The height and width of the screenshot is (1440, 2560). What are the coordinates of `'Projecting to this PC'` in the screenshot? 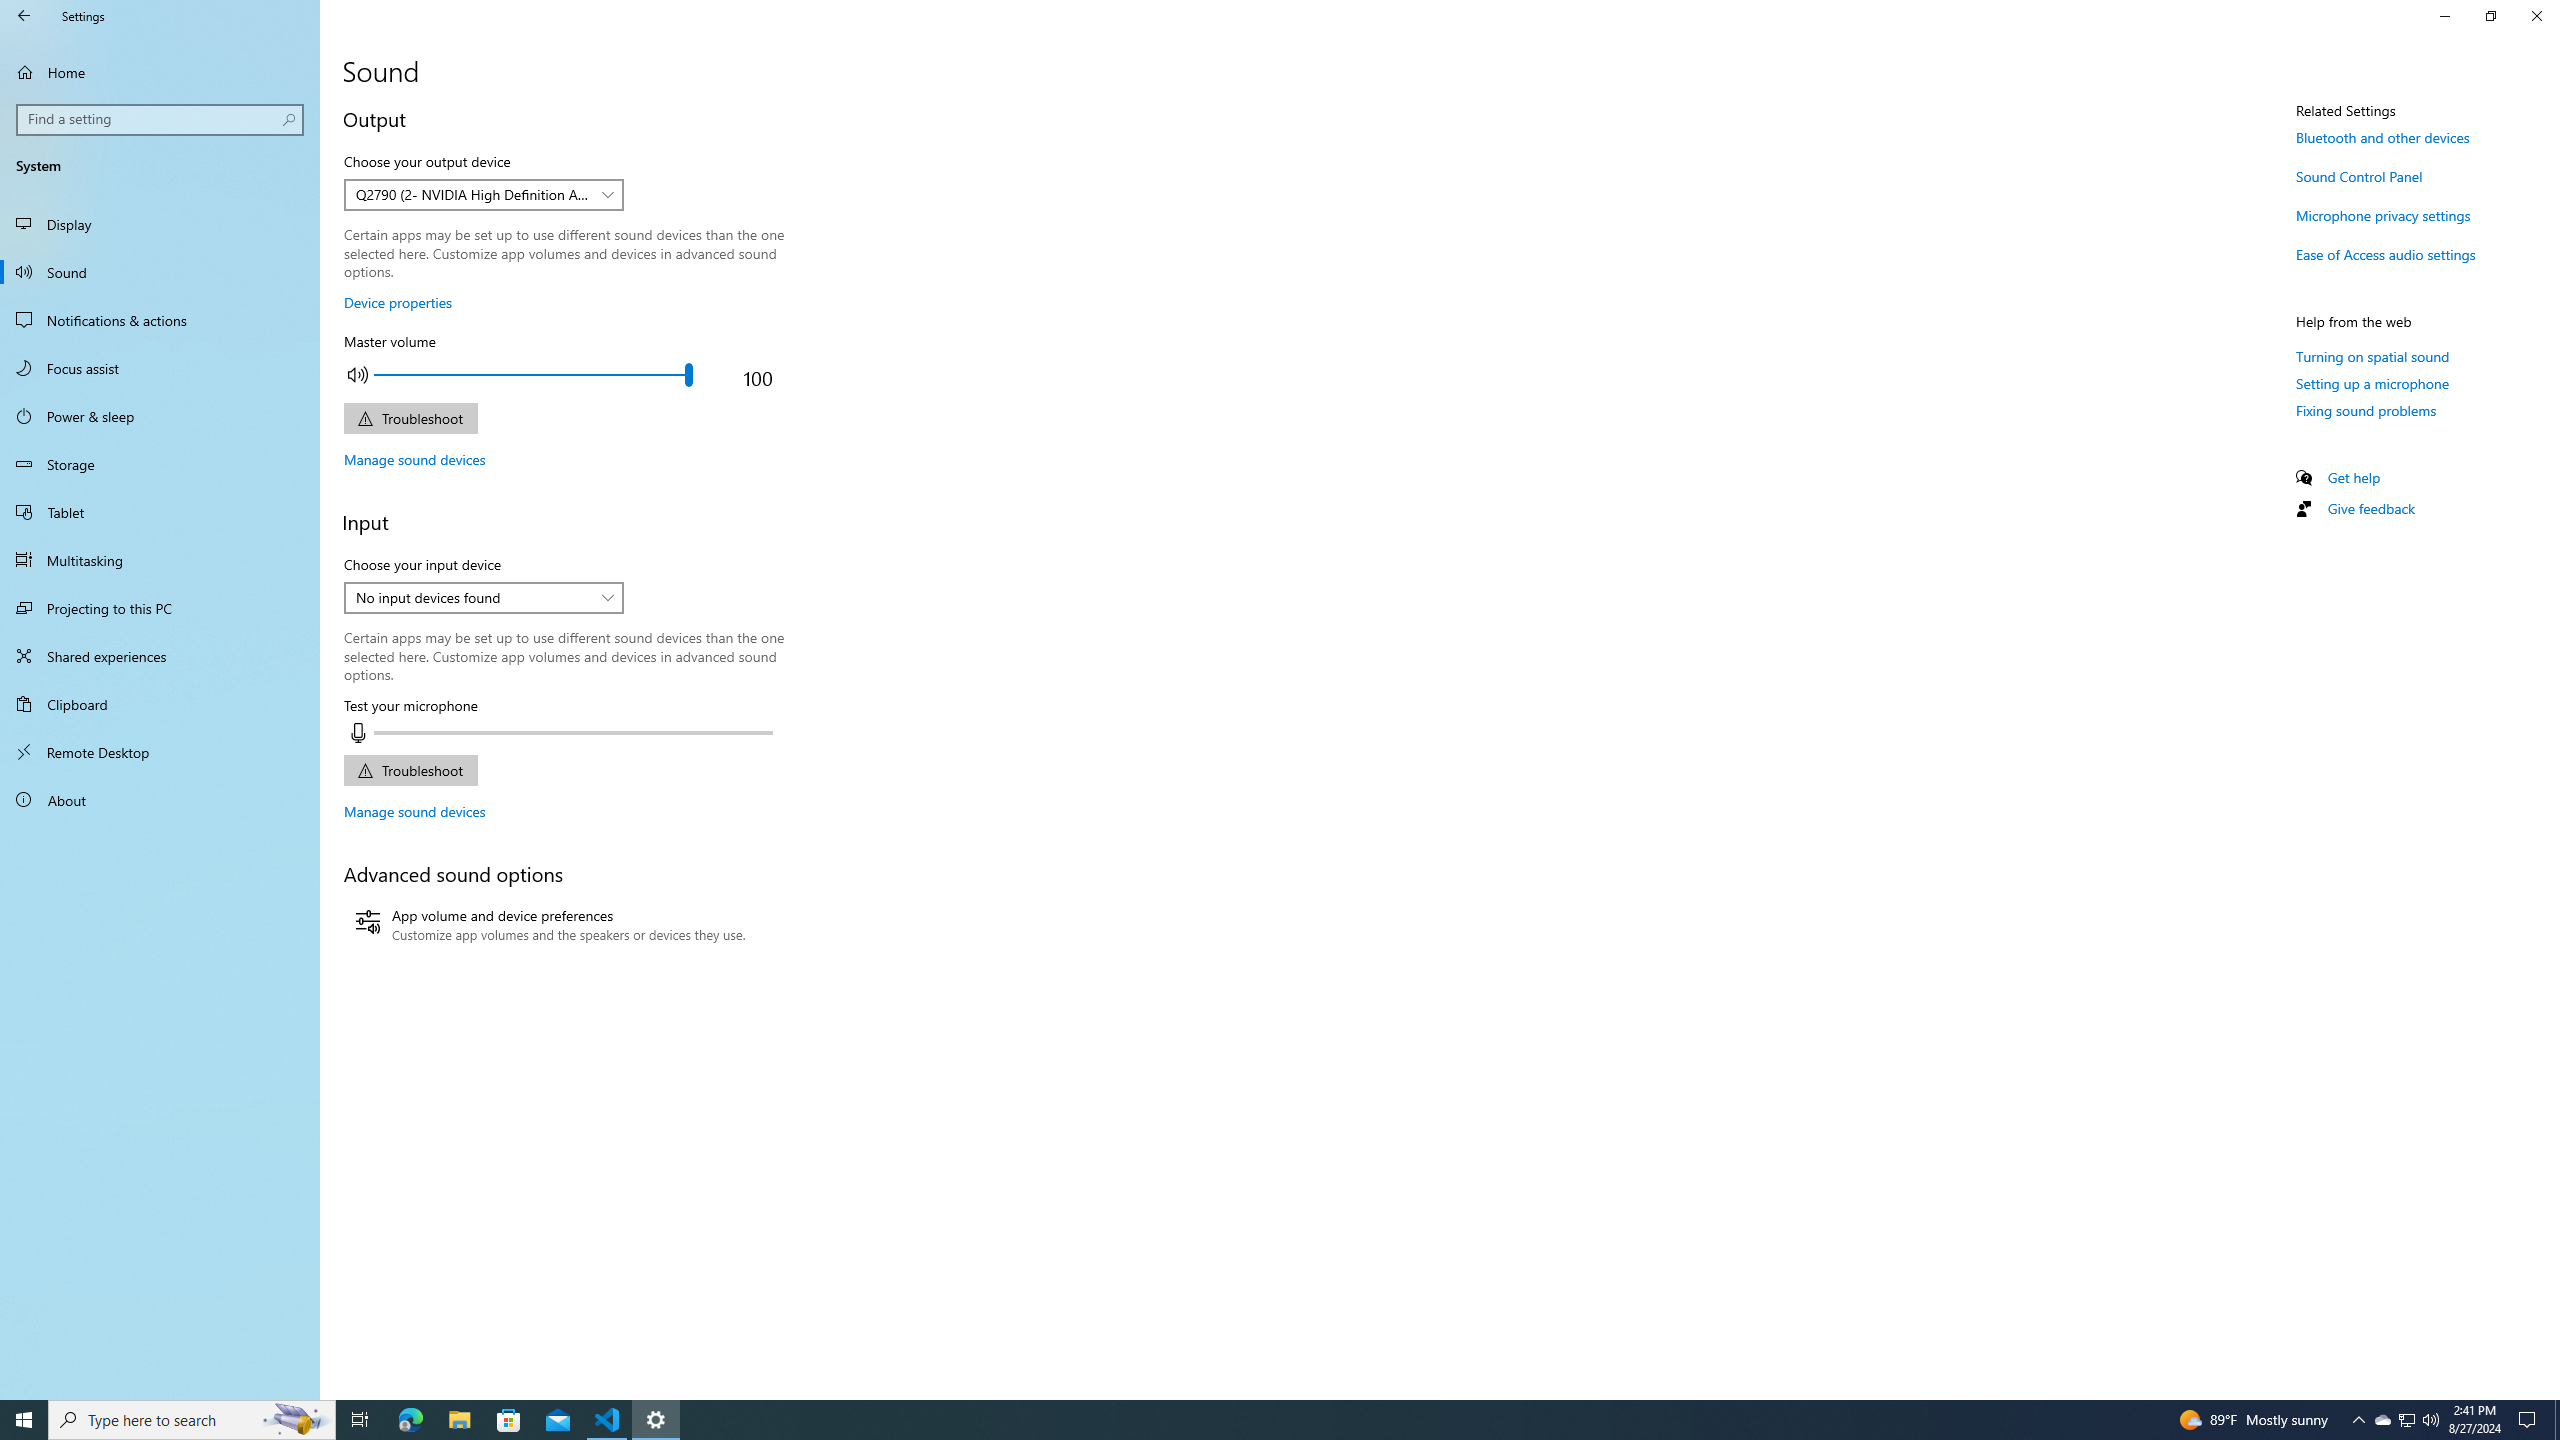 It's located at (159, 608).